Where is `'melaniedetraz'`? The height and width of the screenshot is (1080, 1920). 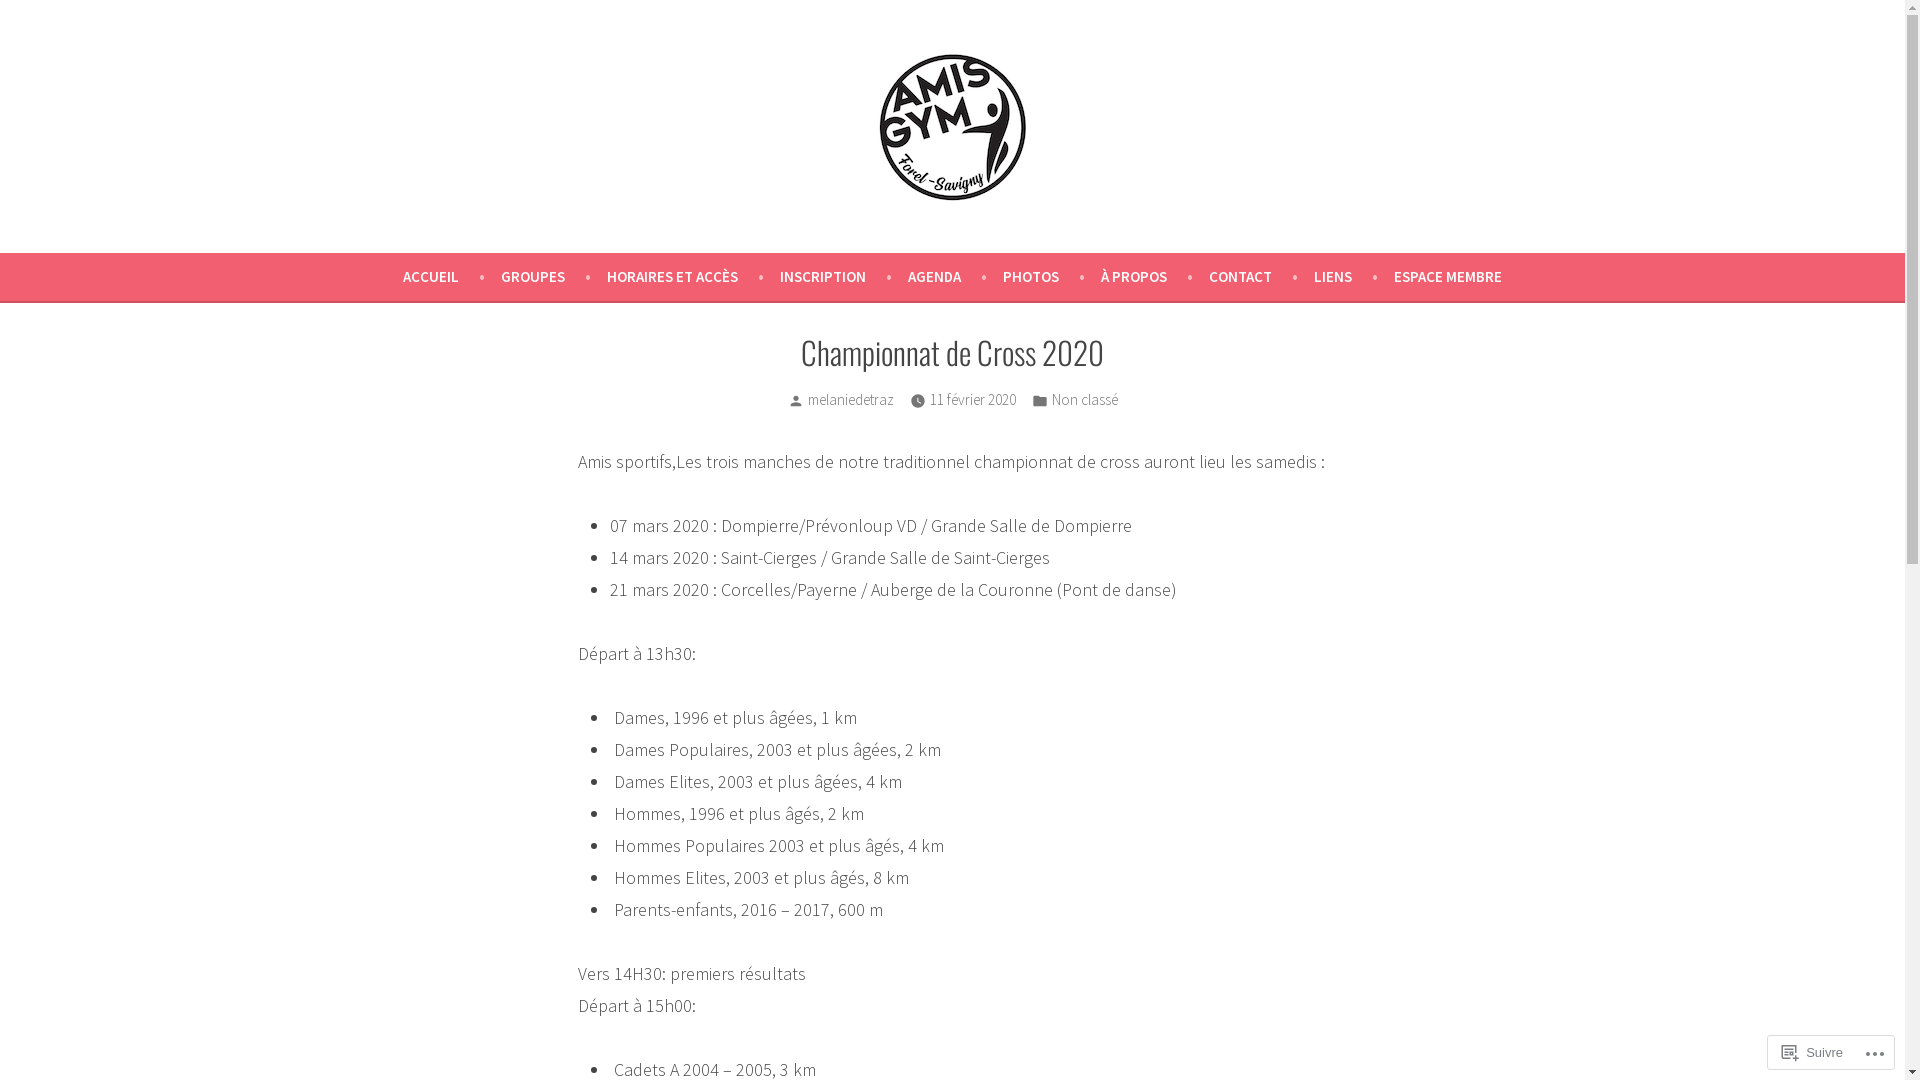
'melaniedetraz' is located at coordinates (850, 399).